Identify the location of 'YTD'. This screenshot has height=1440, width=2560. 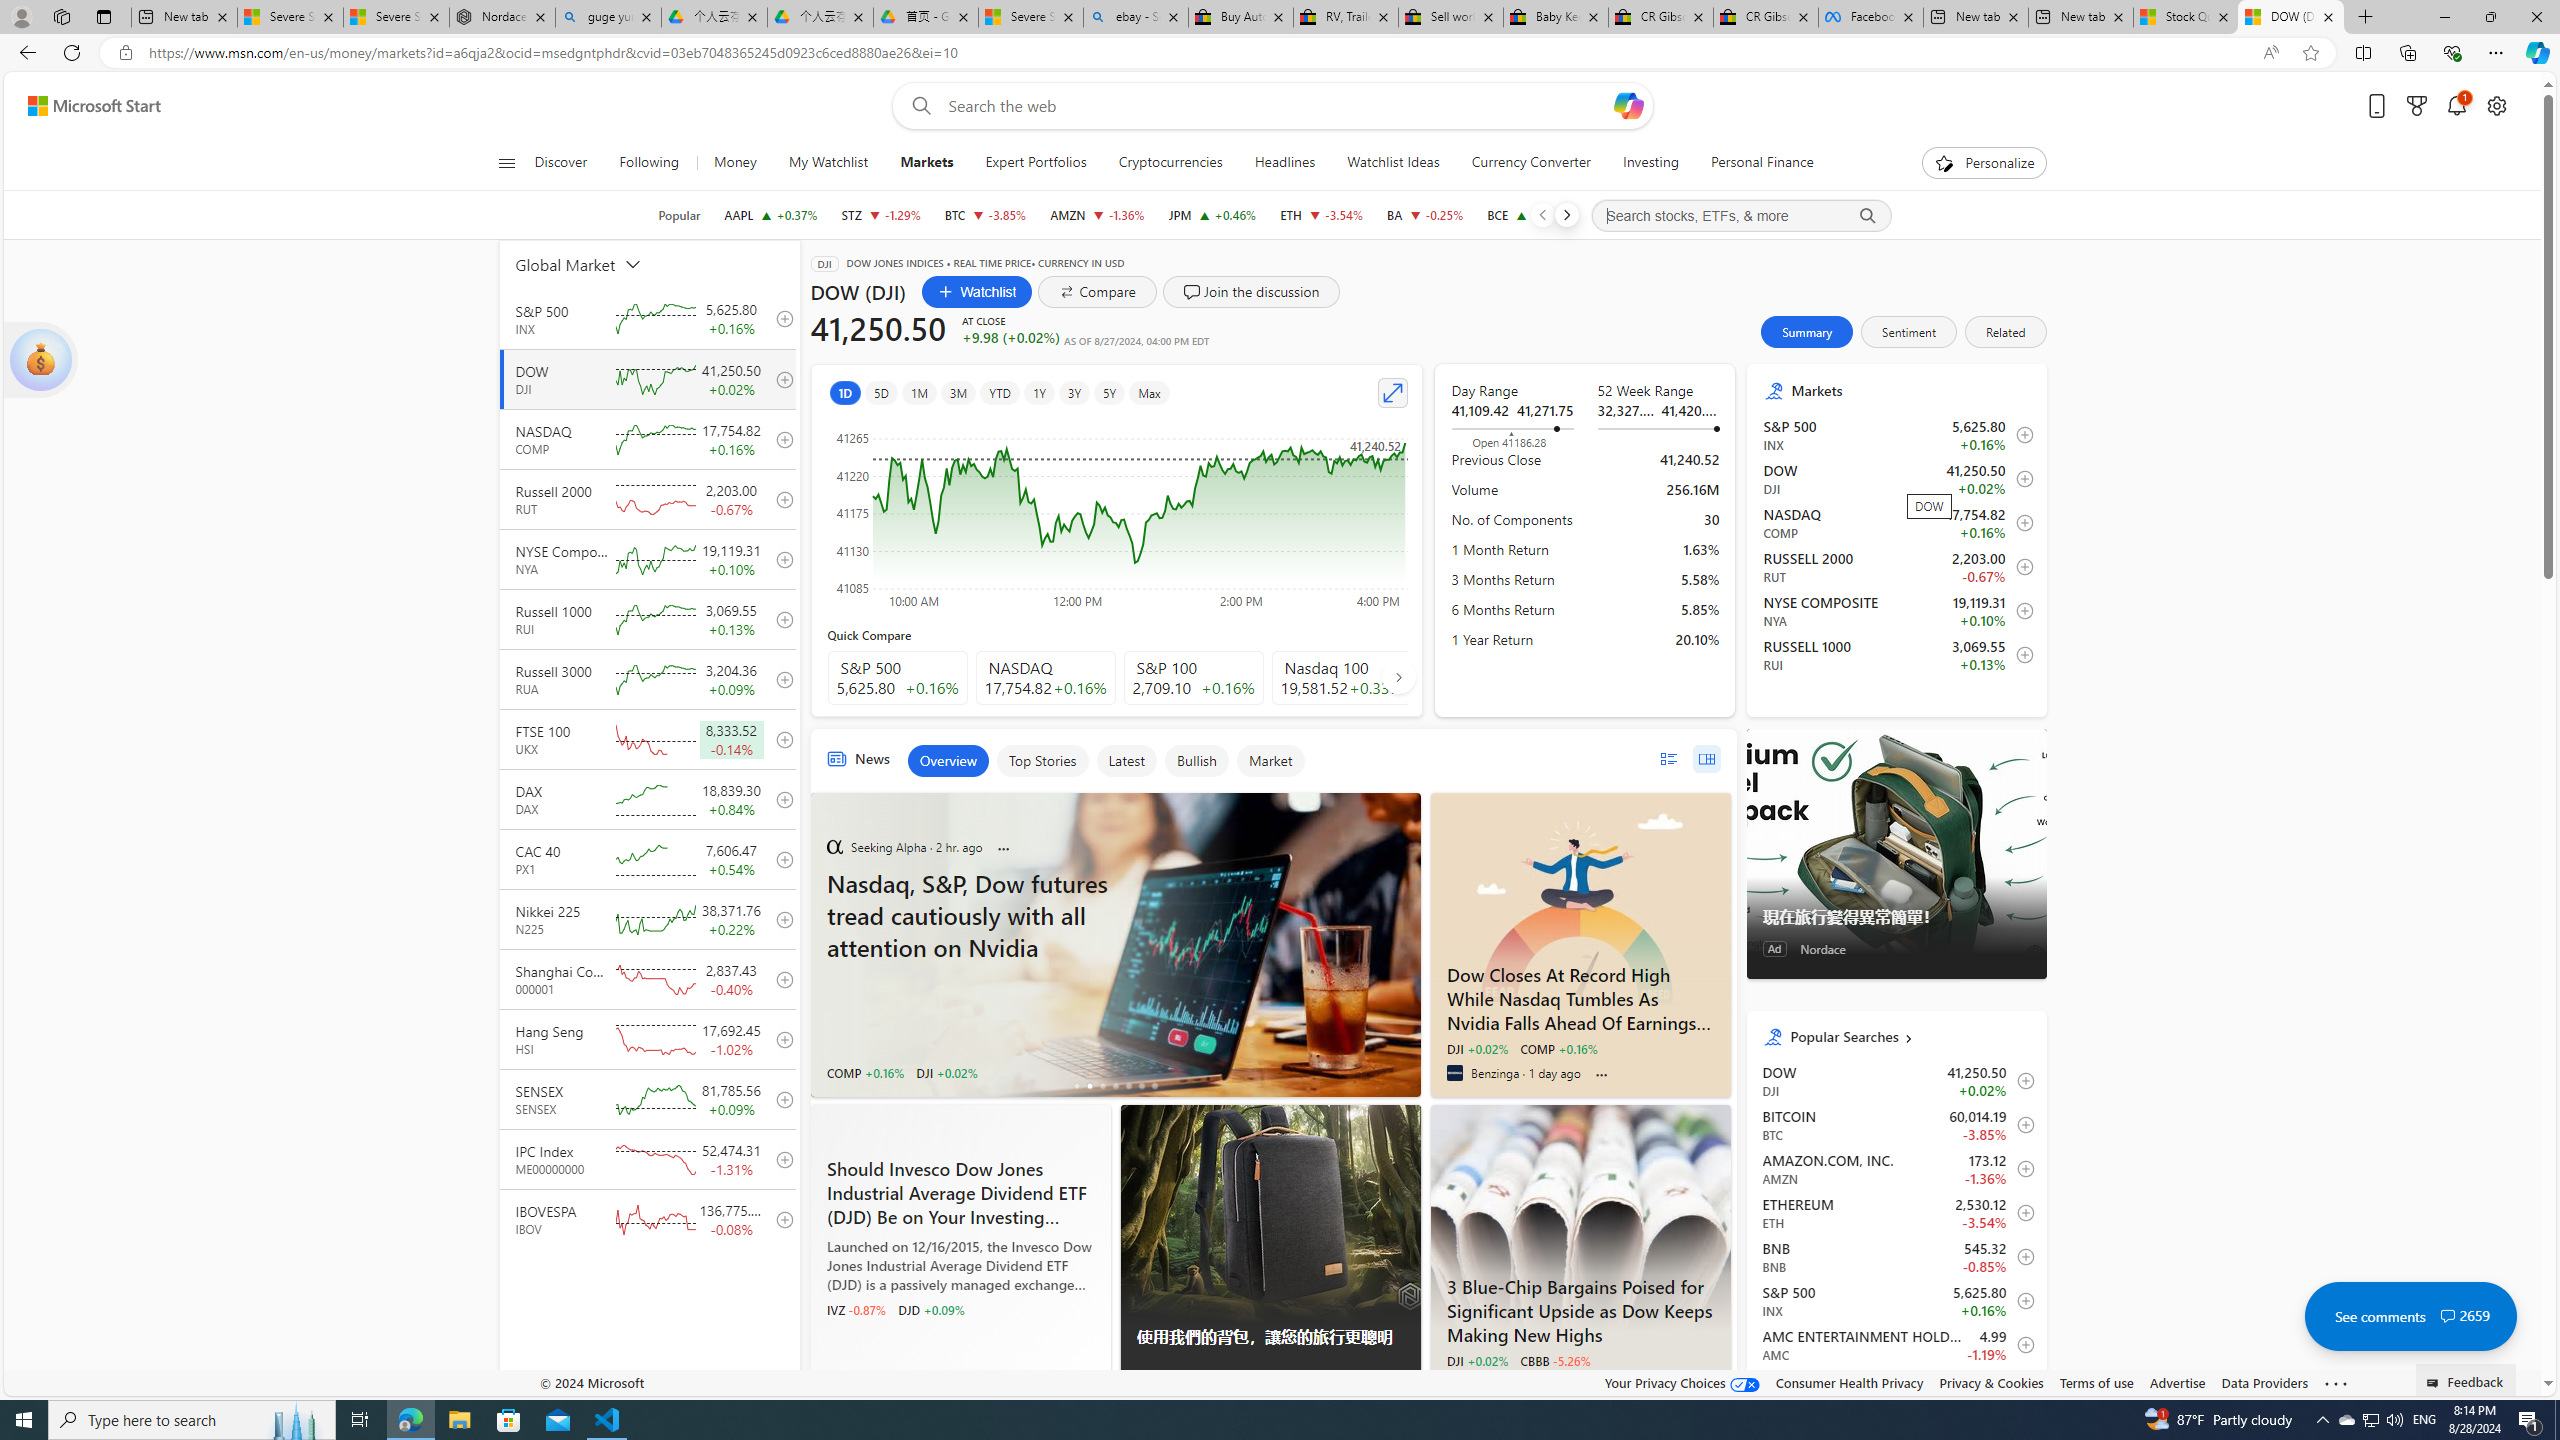
(998, 392).